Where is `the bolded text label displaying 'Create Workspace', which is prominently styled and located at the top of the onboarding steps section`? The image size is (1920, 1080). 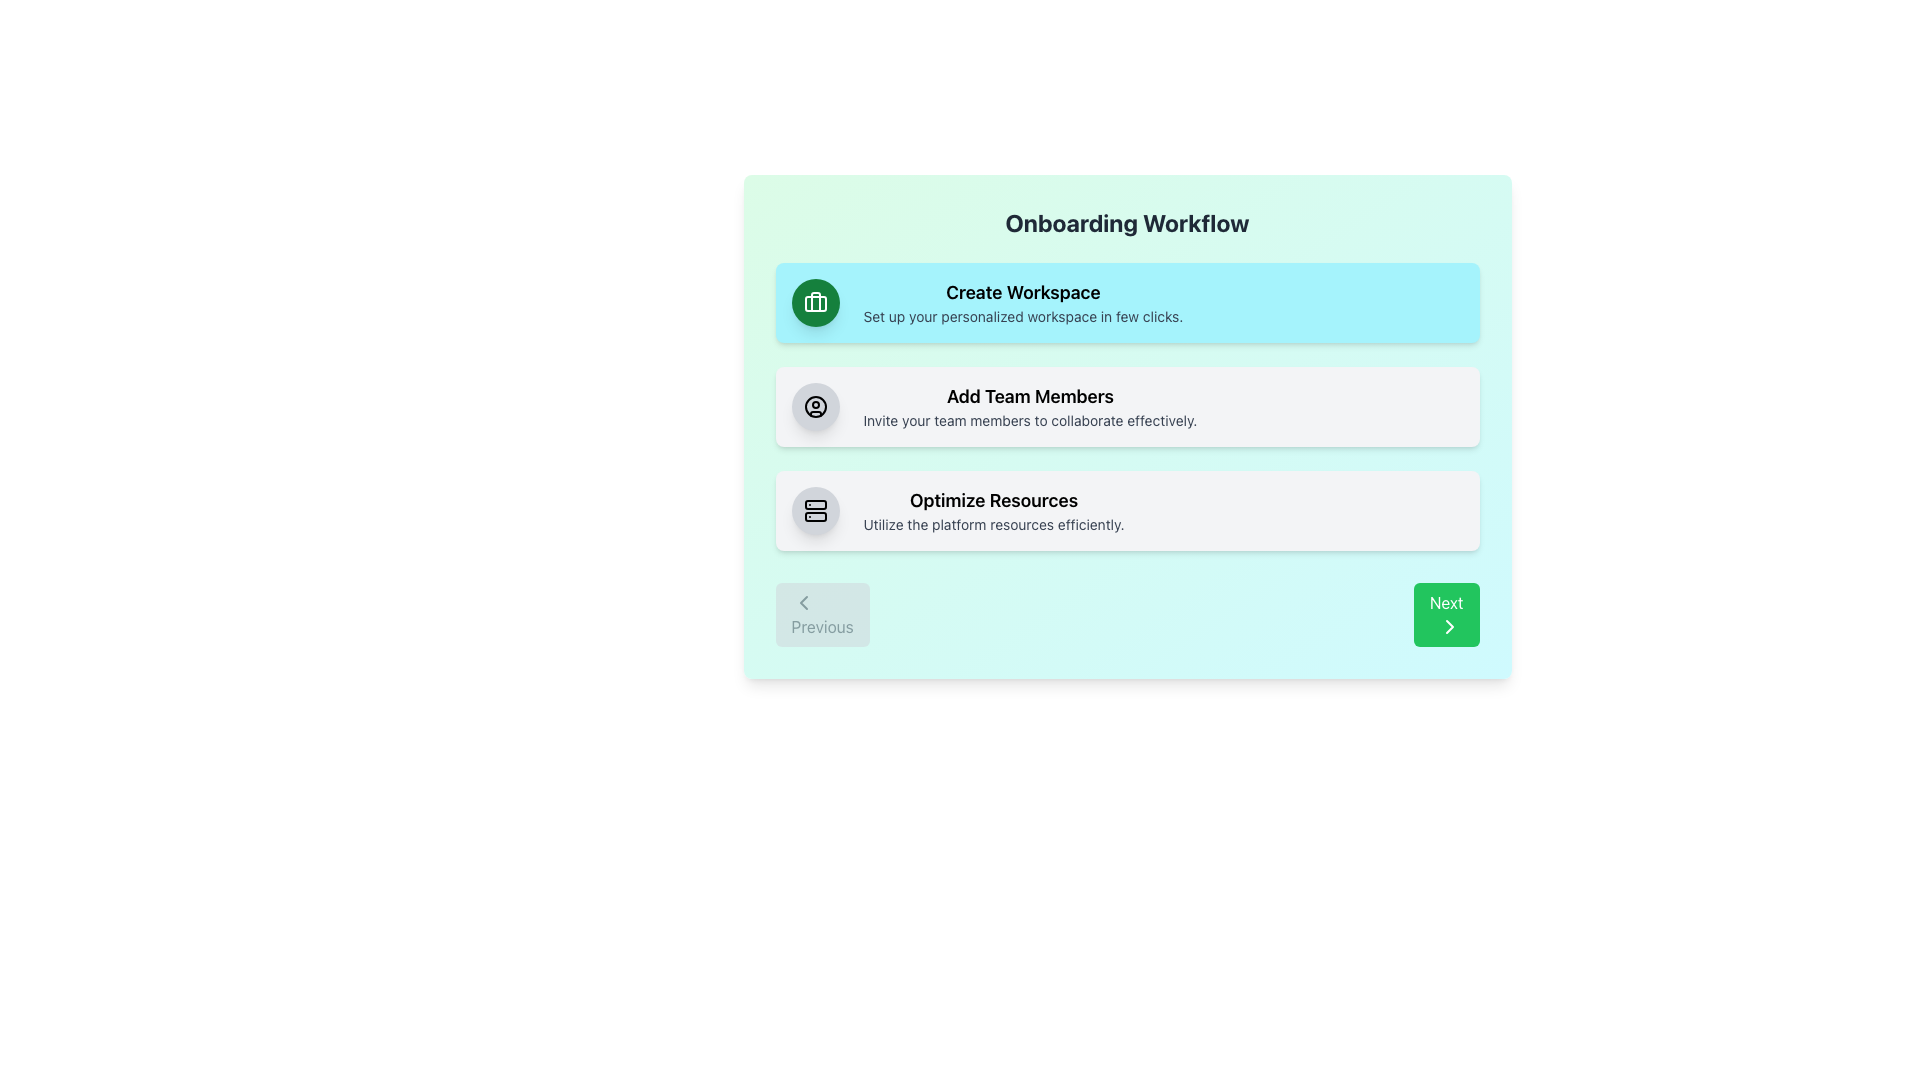
the bolded text label displaying 'Create Workspace', which is prominently styled and located at the top of the onboarding steps section is located at coordinates (1023, 293).